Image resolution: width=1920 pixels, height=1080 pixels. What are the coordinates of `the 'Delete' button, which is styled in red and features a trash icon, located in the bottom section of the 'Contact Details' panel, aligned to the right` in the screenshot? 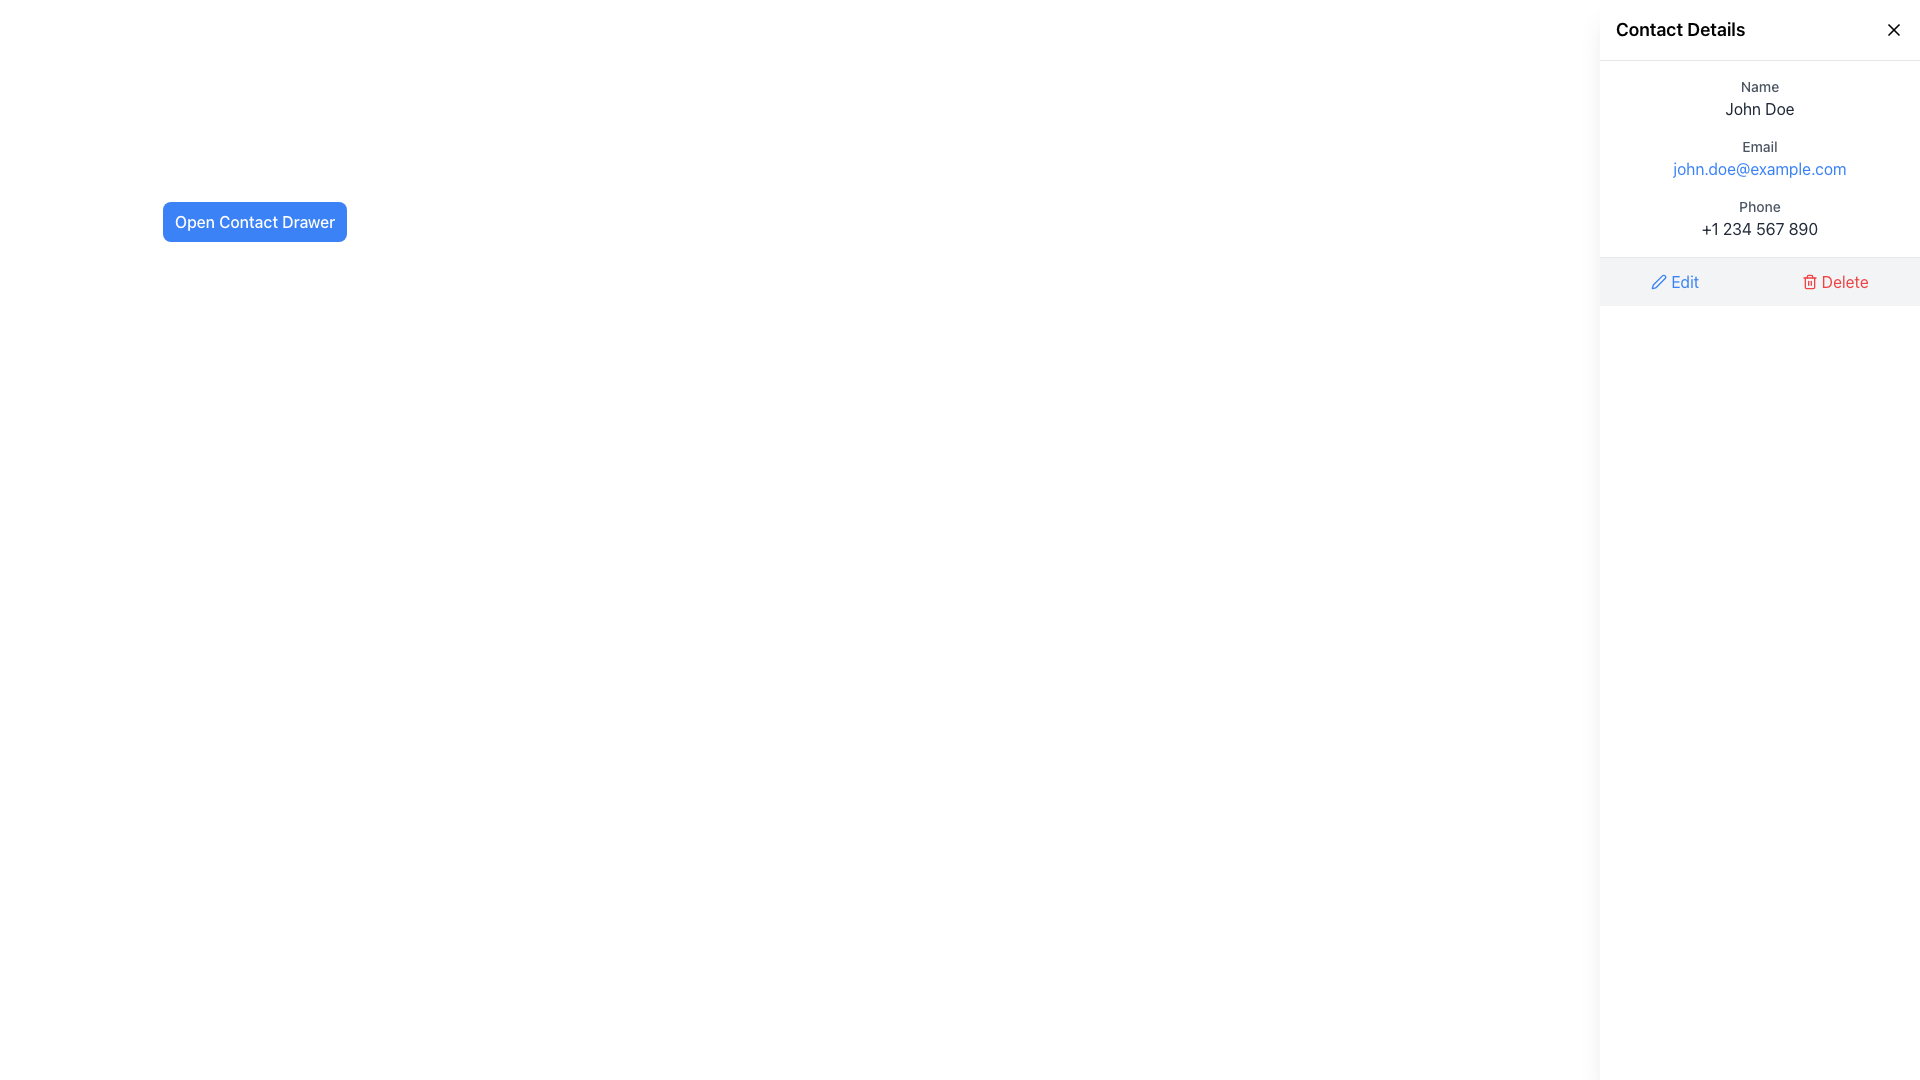 It's located at (1835, 281).